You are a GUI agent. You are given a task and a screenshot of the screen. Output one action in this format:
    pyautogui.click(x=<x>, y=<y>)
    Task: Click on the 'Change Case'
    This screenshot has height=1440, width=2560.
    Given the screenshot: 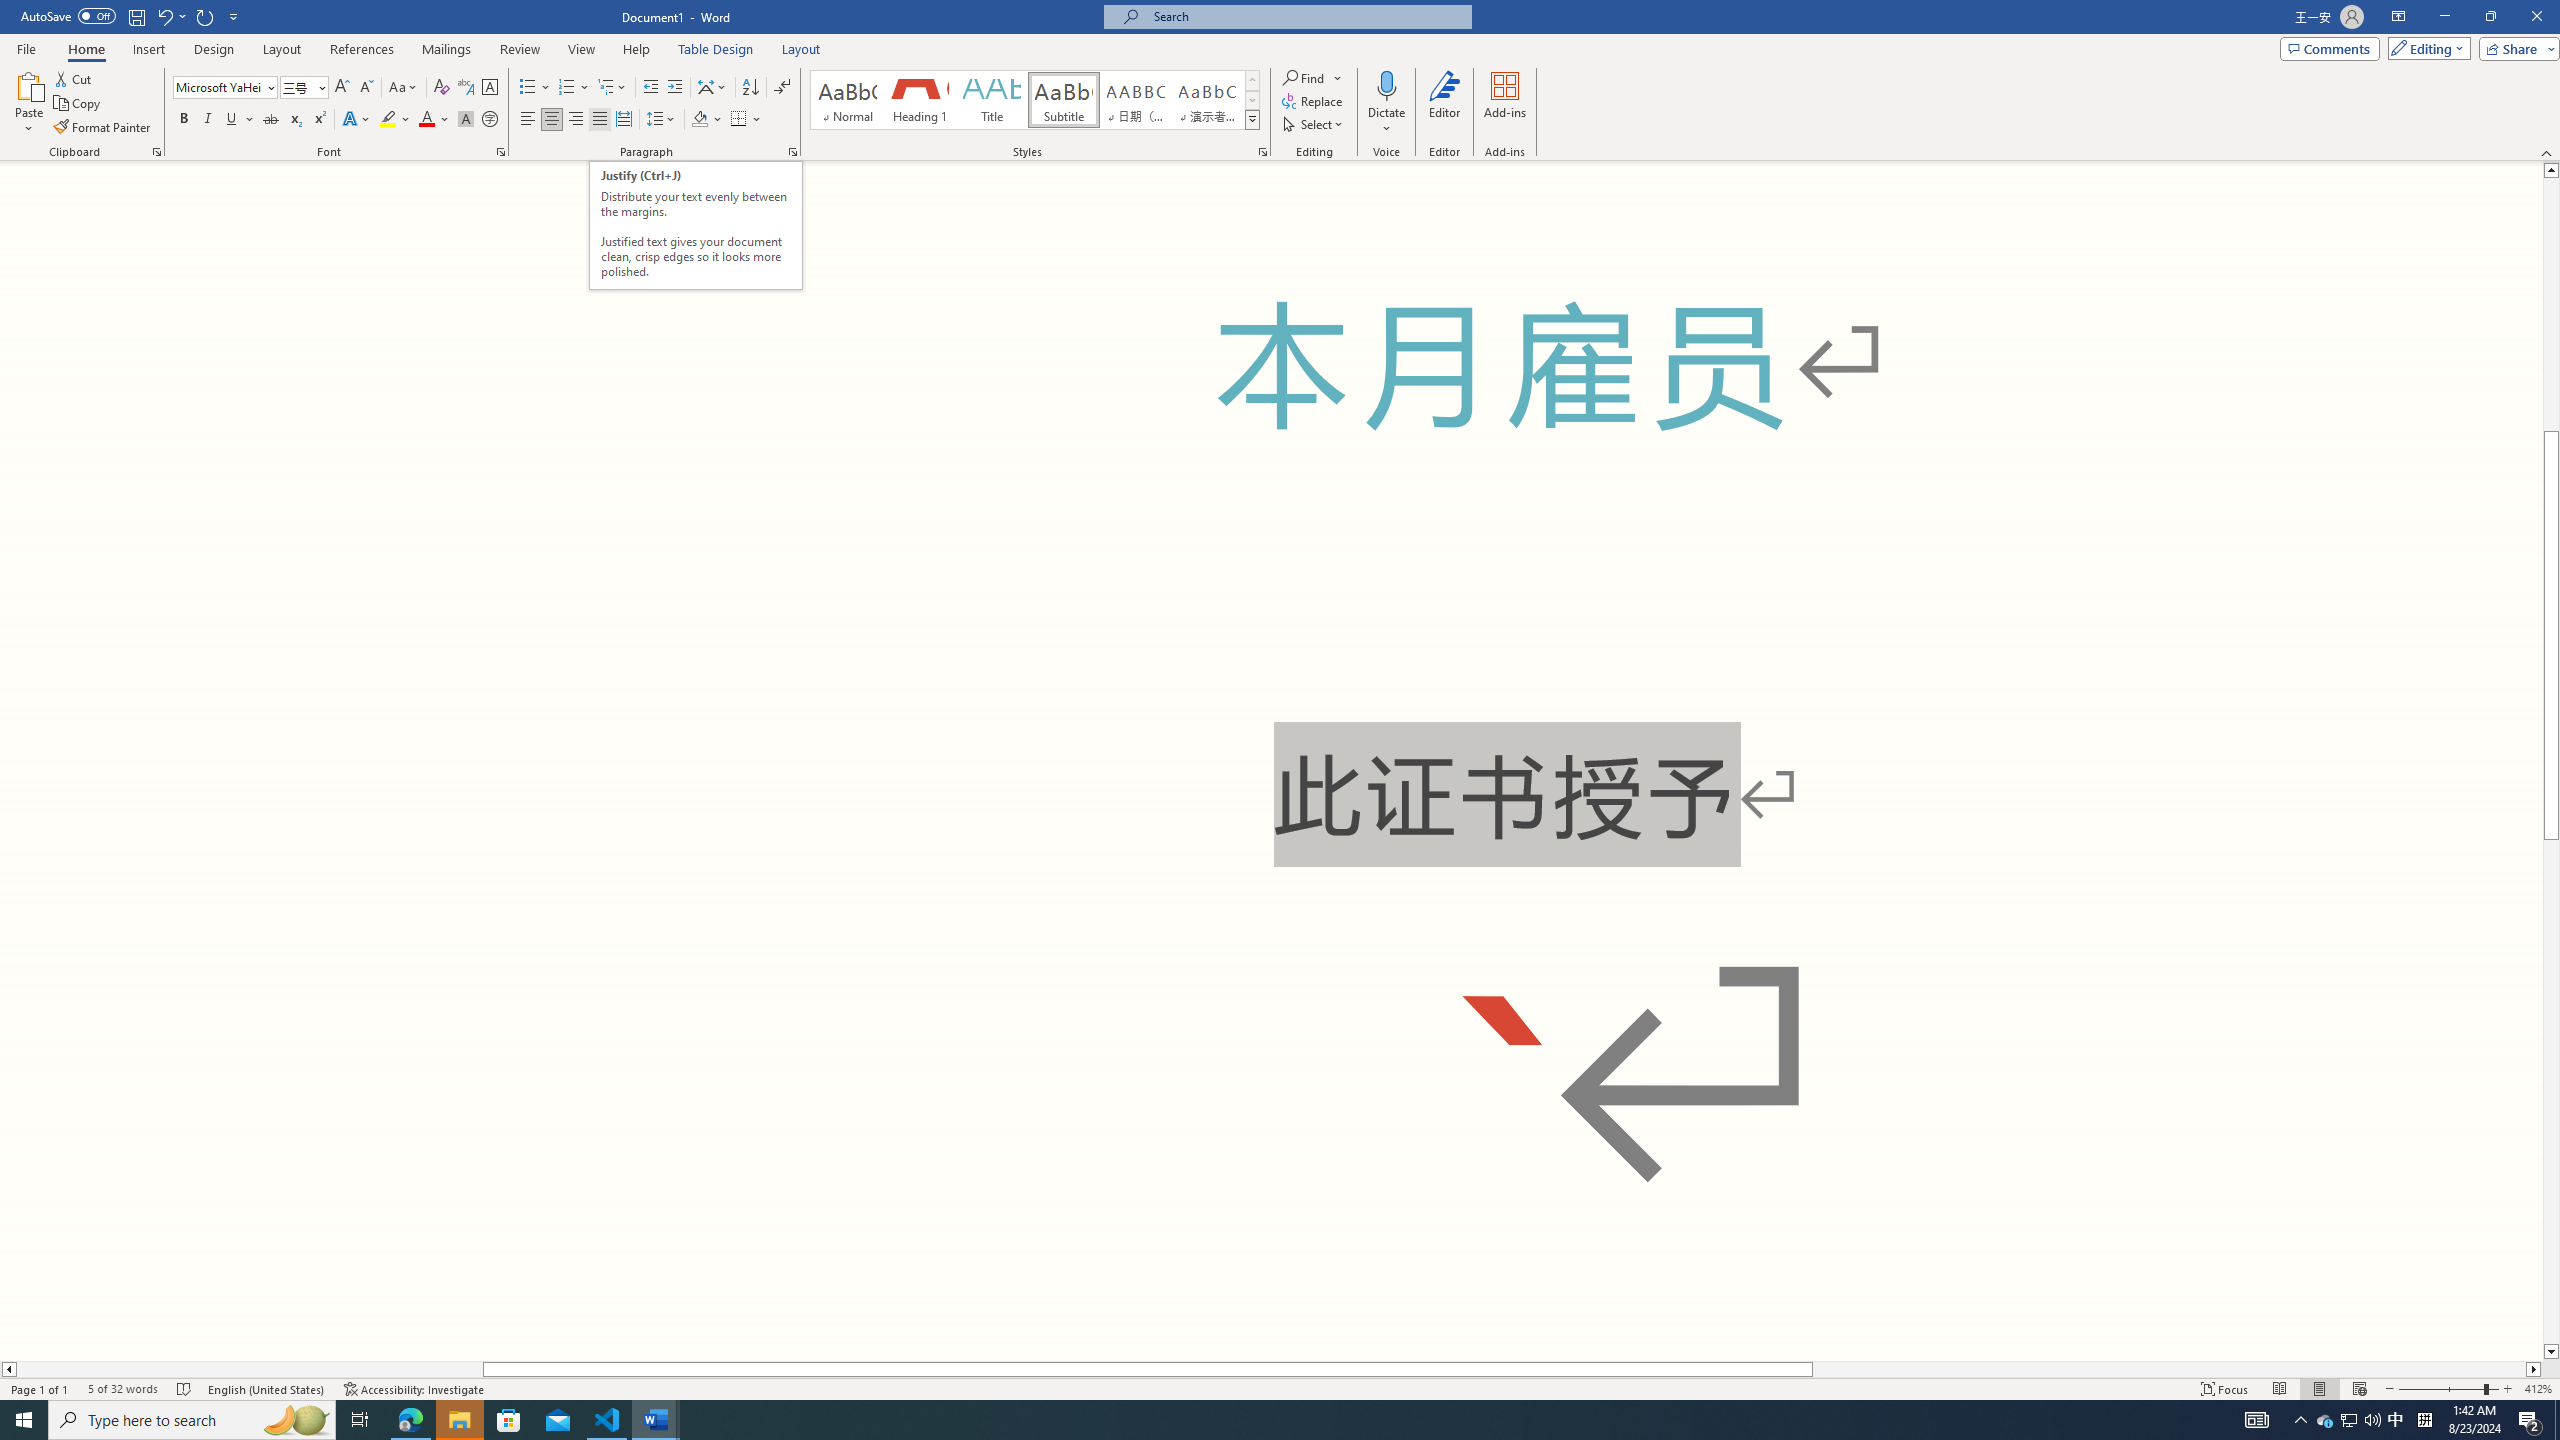 What is the action you would take?
    pyautogui.click(x=403, y=87)
    